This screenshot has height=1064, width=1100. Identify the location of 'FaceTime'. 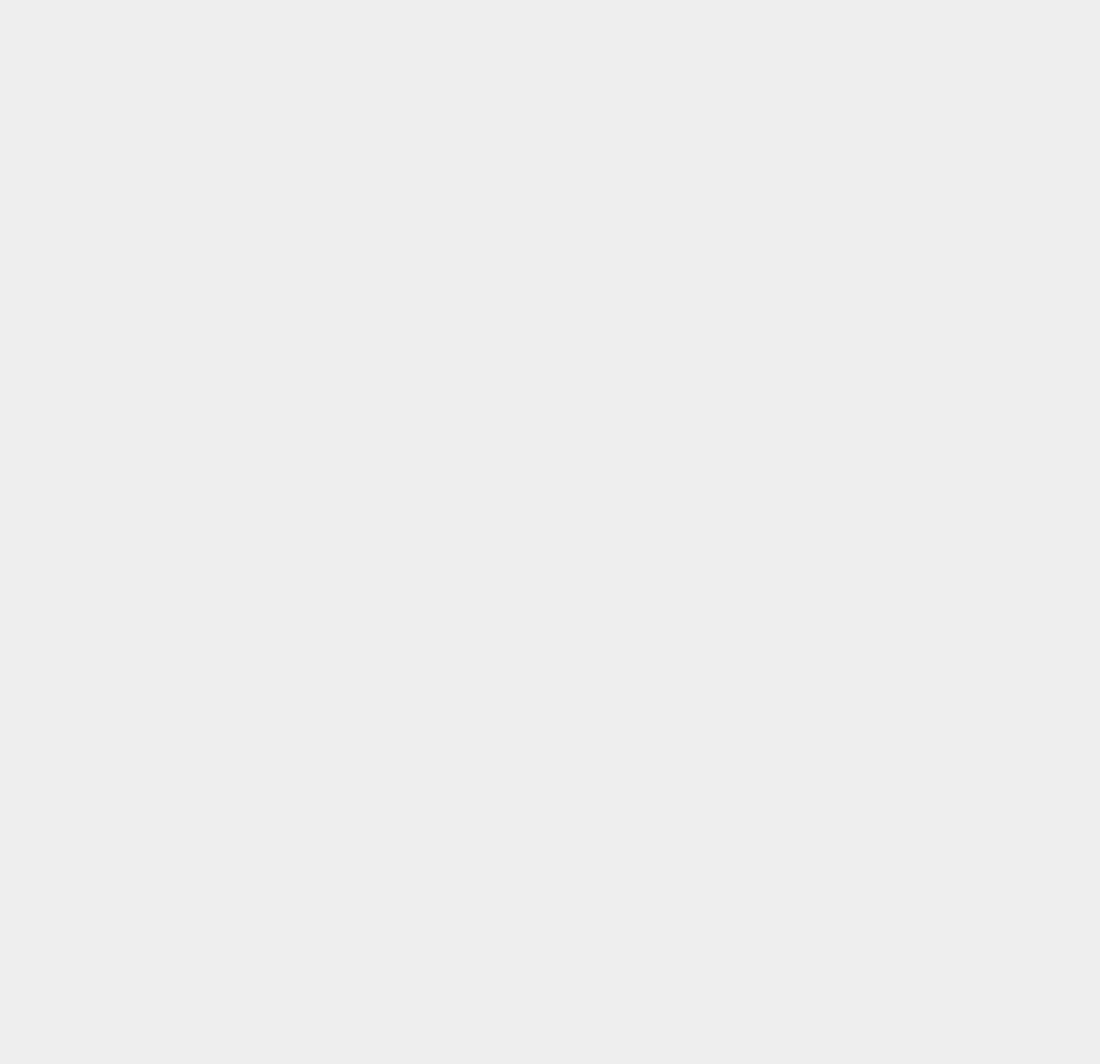
(807, 359).